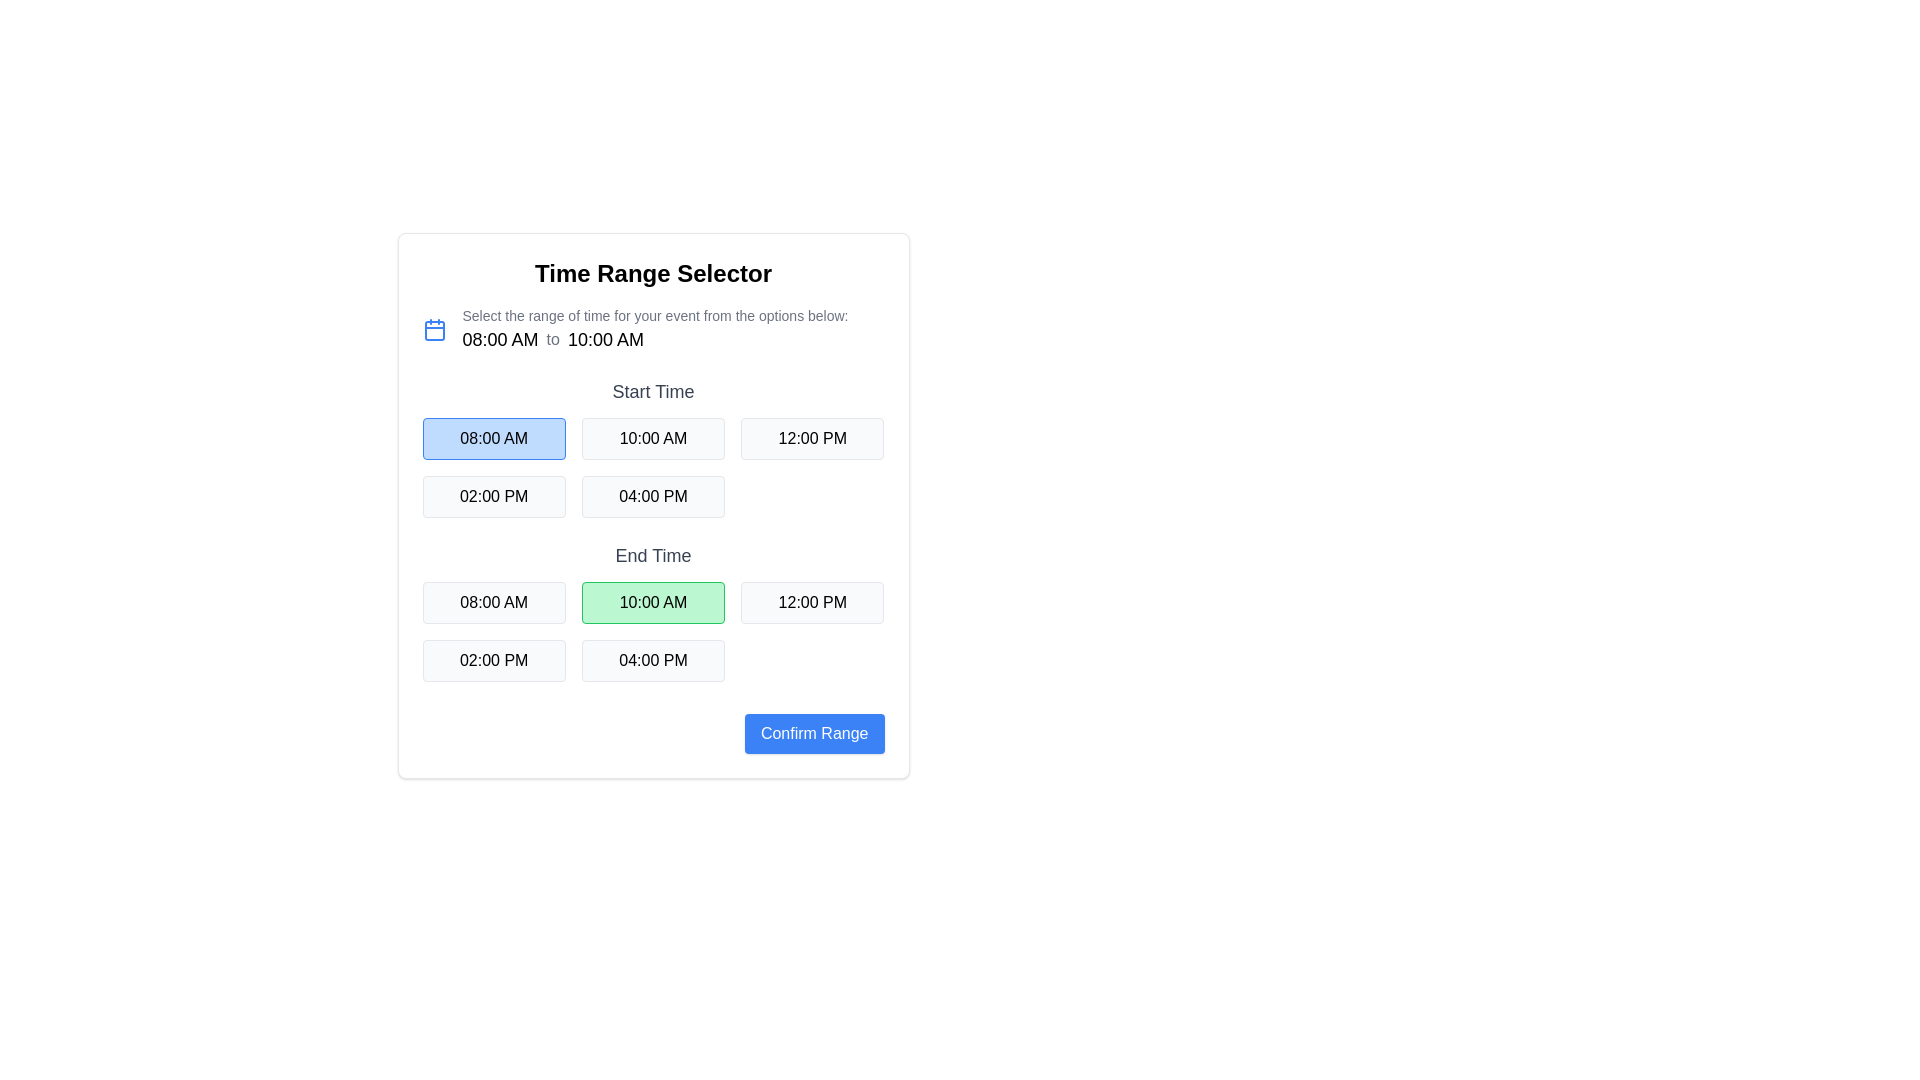  What do you see at coordinates (812, 601) in the screenshot?
I see `the button labeled '12:00 PM' with a light gray background for interaction` at bounding box center [812, 601].